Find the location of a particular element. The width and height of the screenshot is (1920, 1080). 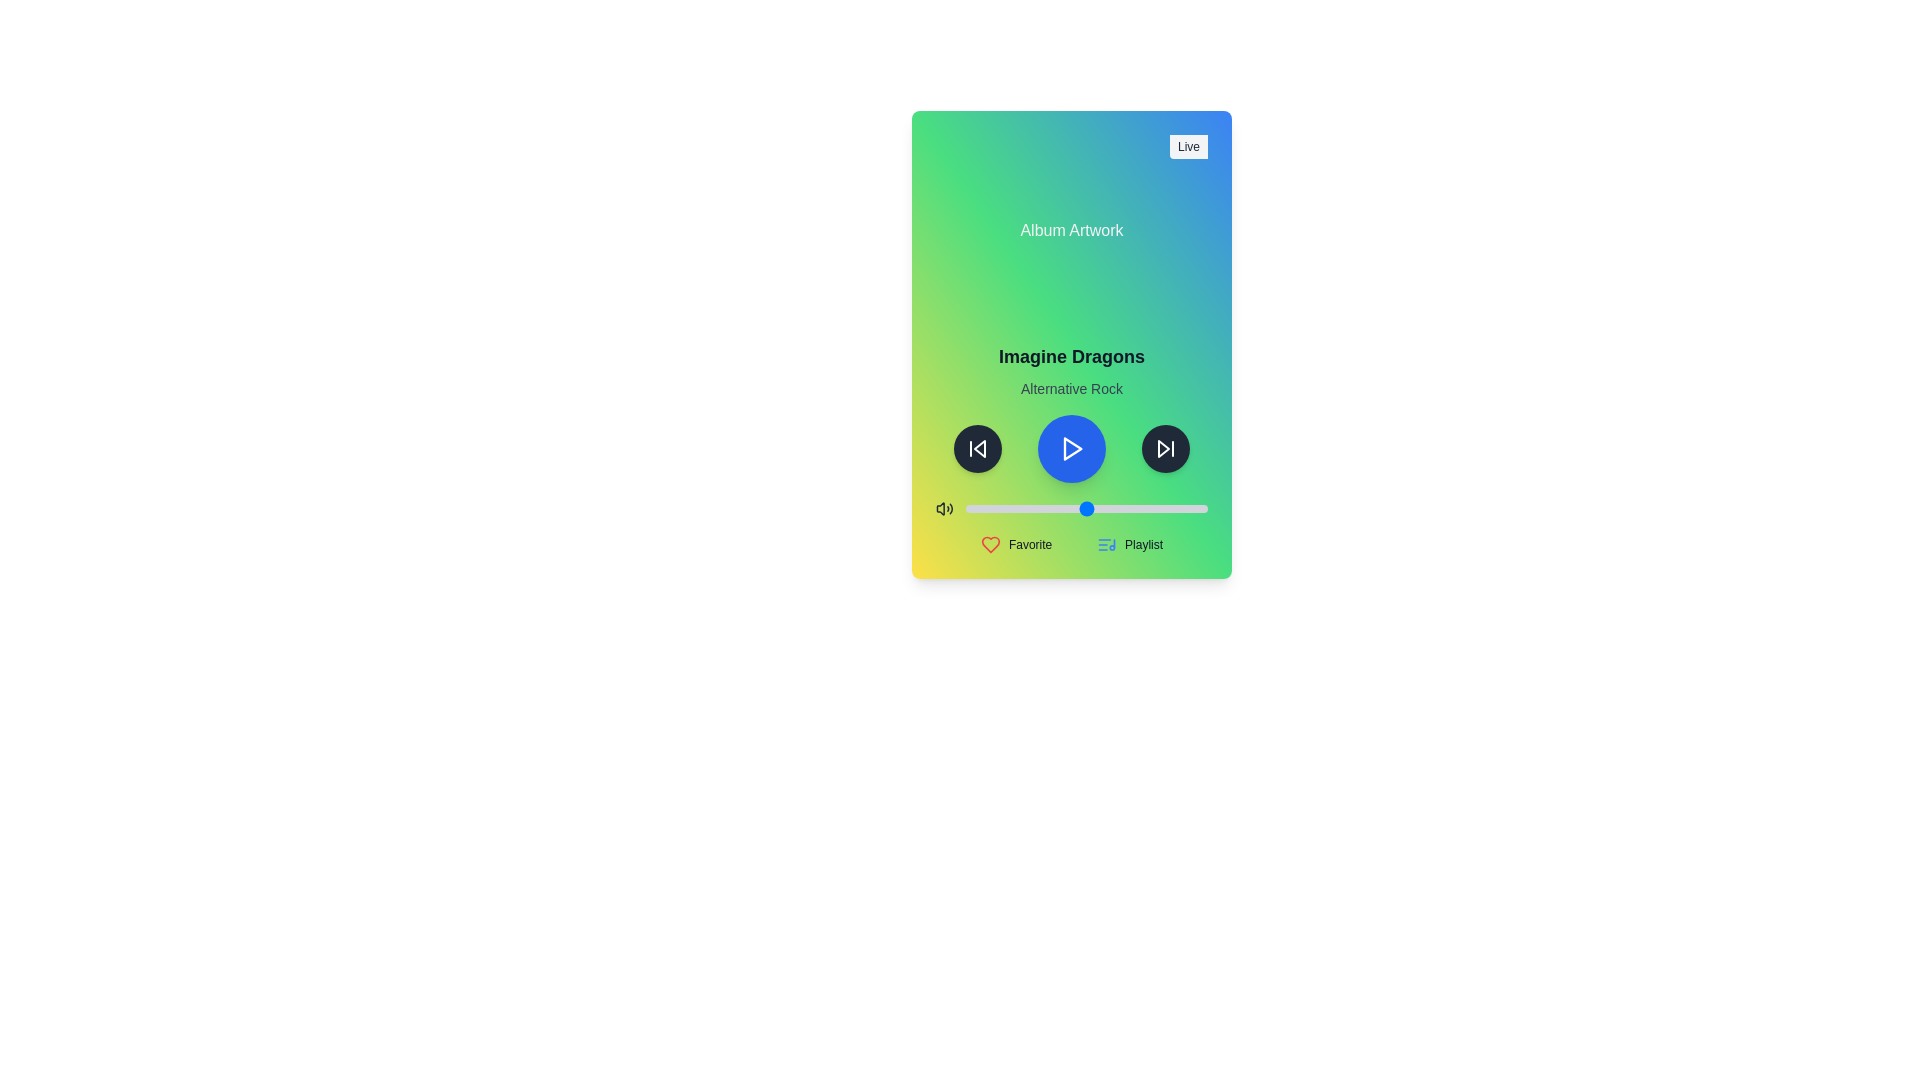

text displayed in the text label that says 'Album Artwork', which is centrally aligned within a gradient-colored card interface is located at coordinates (1070, 230).